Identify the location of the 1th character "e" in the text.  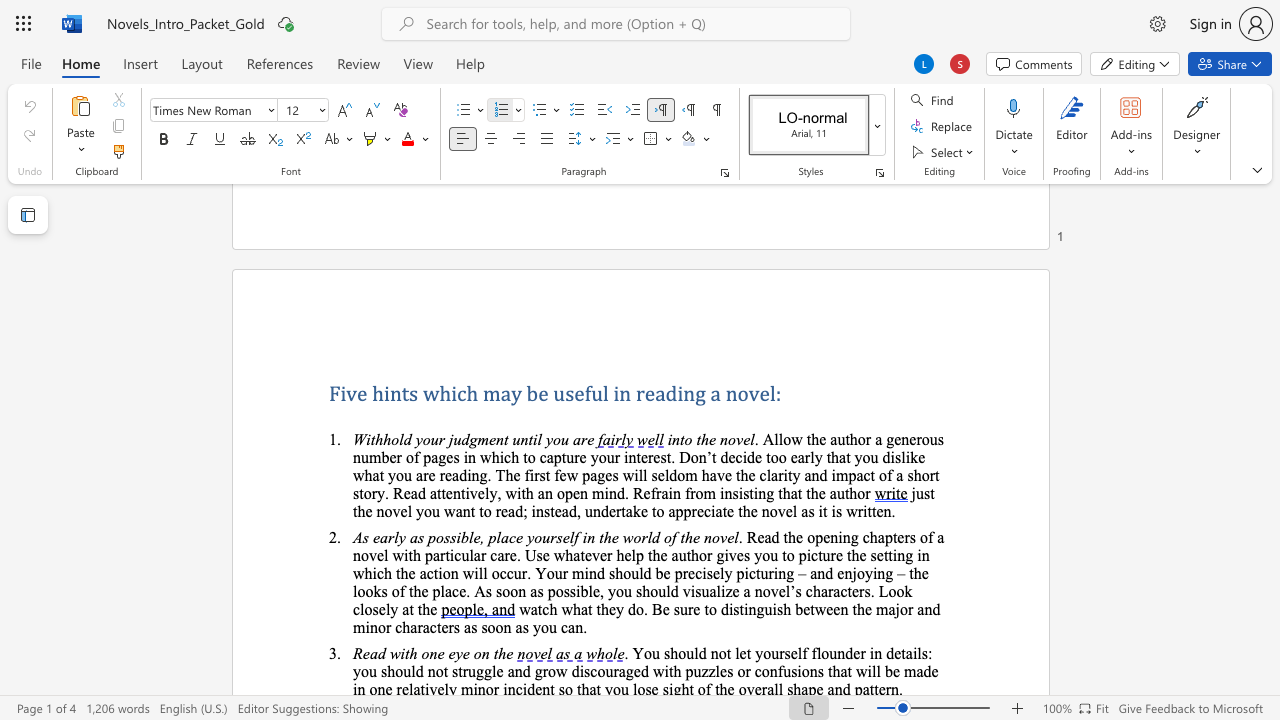
(376, 536).